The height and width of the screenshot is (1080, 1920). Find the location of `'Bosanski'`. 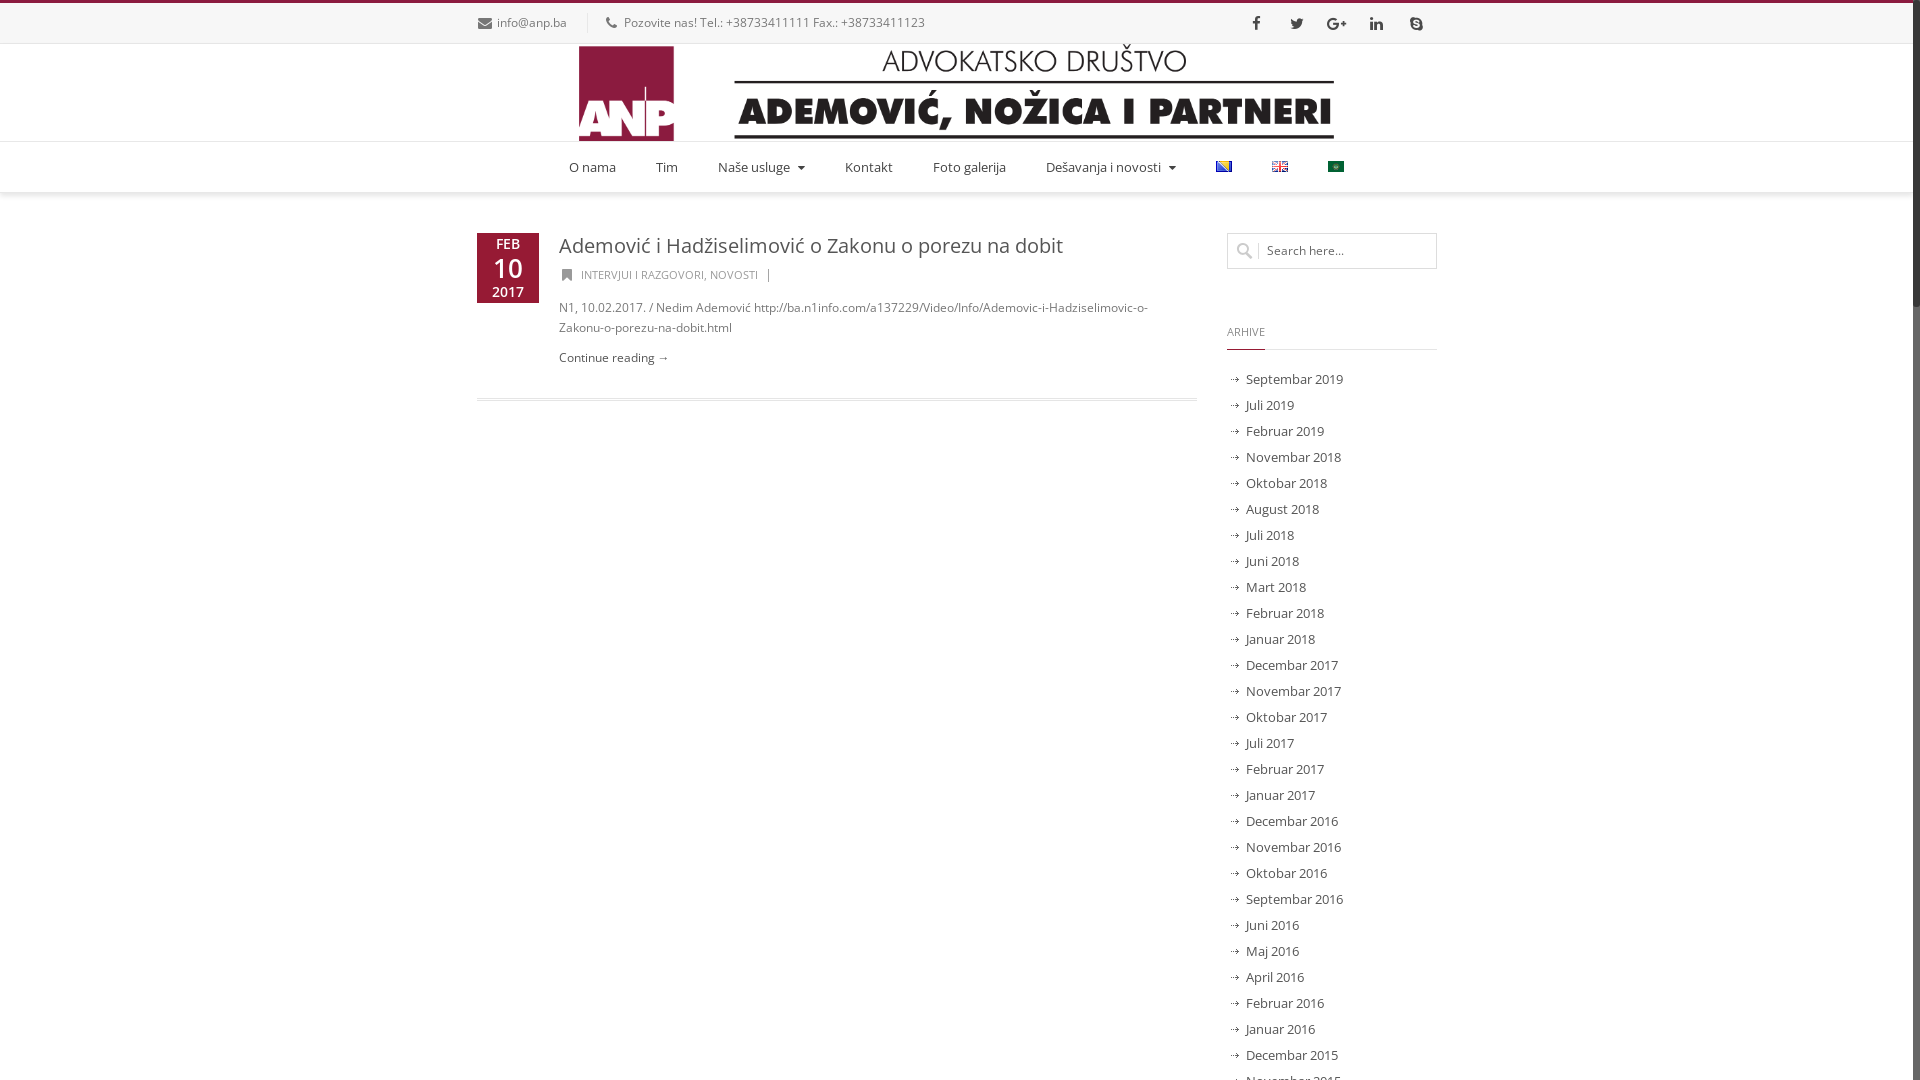

'Bosanski' is located at coordinates (1223, 165).